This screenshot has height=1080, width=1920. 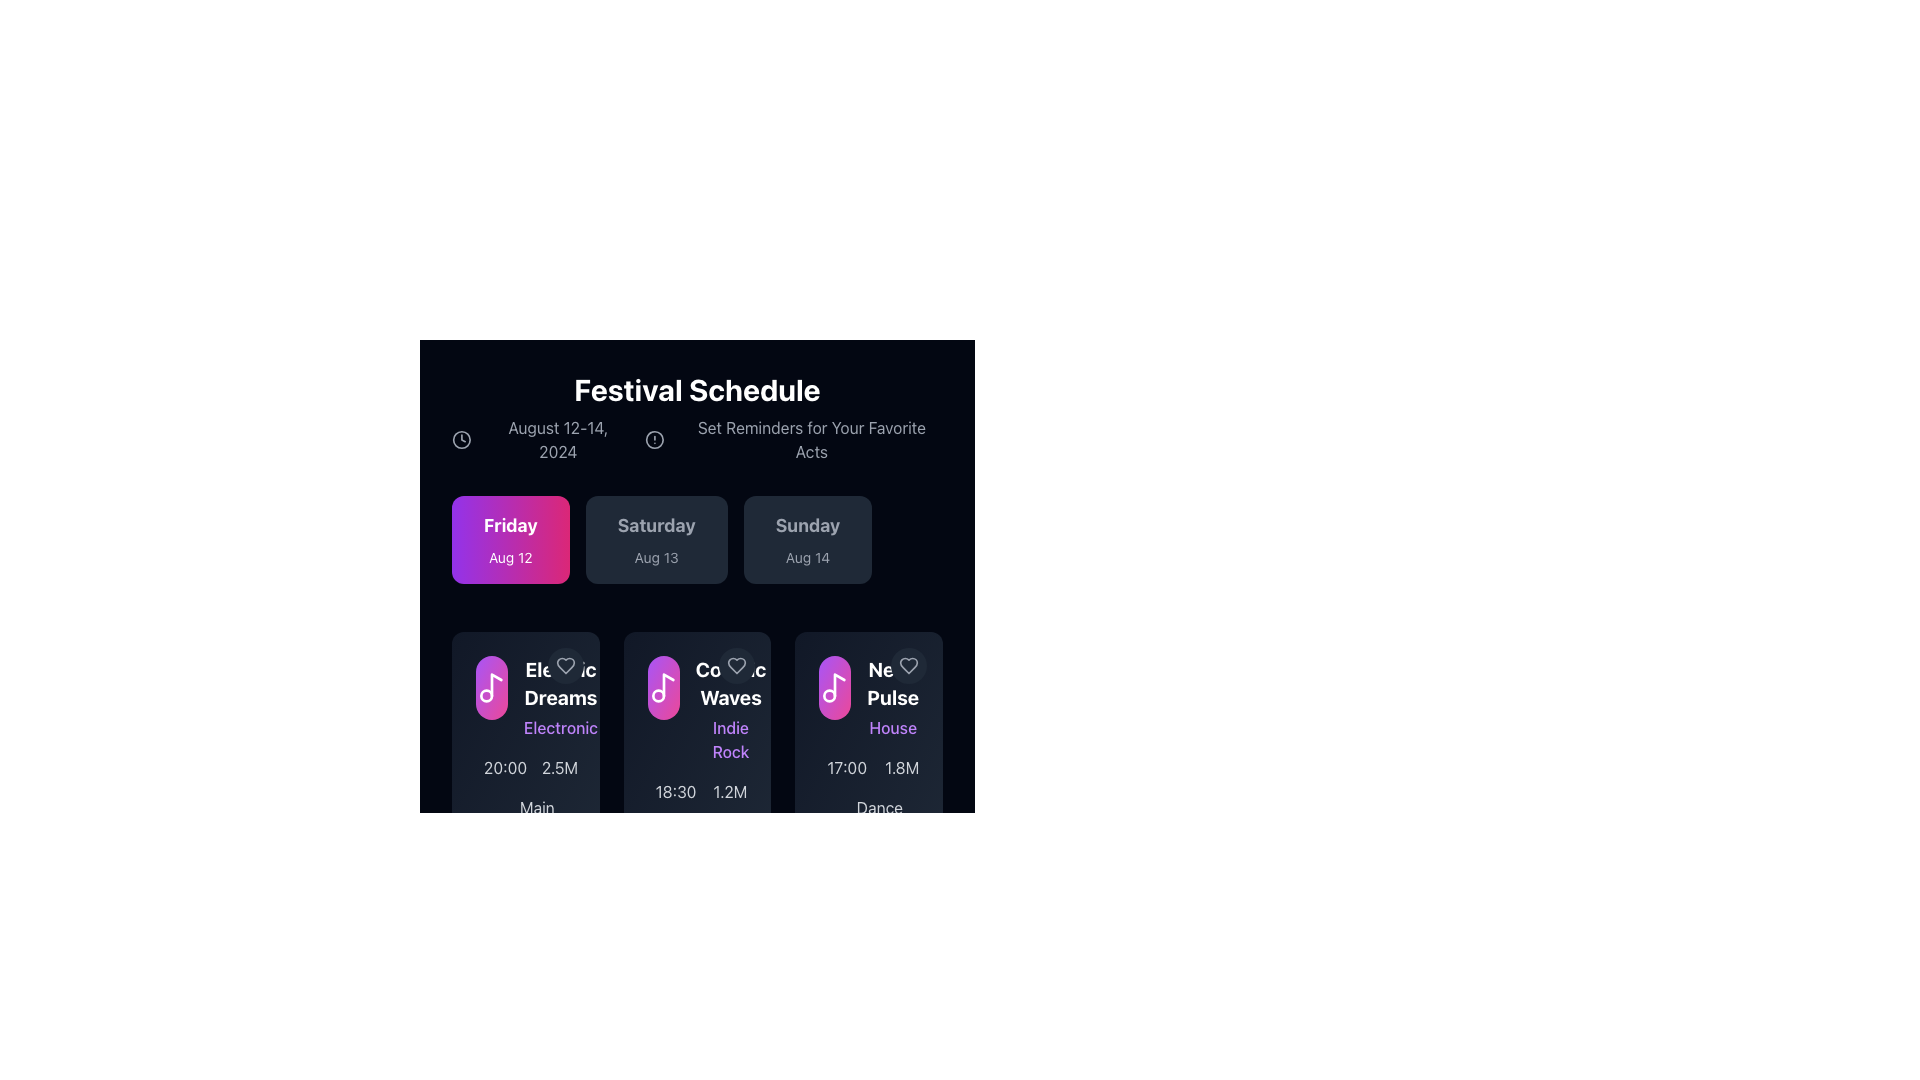 What do you see at coordinates (564, 666) in the screenshot?
I see `the 'like' button with an icon located` at bounding box center [564, 666].